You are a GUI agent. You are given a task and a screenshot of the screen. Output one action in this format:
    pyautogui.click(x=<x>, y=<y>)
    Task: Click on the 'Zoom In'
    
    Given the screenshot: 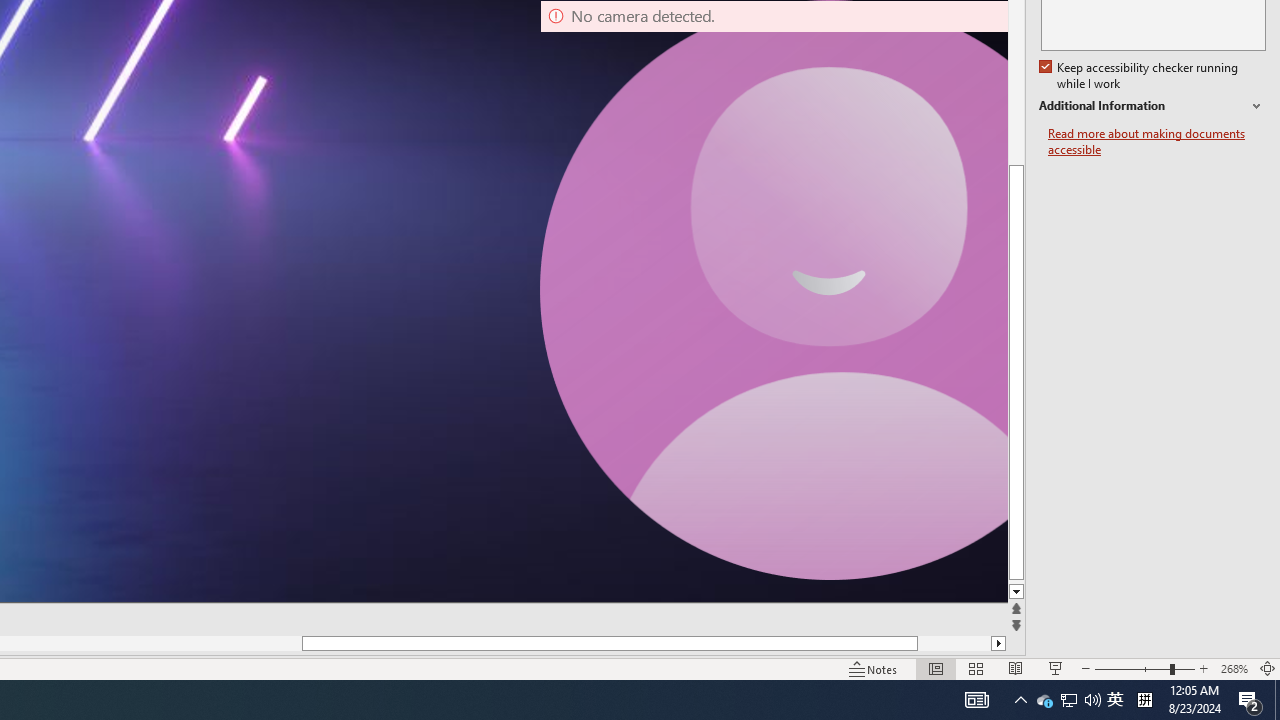 What is the action you would take?
    pyautogui.click(x=1203, y=669)
    